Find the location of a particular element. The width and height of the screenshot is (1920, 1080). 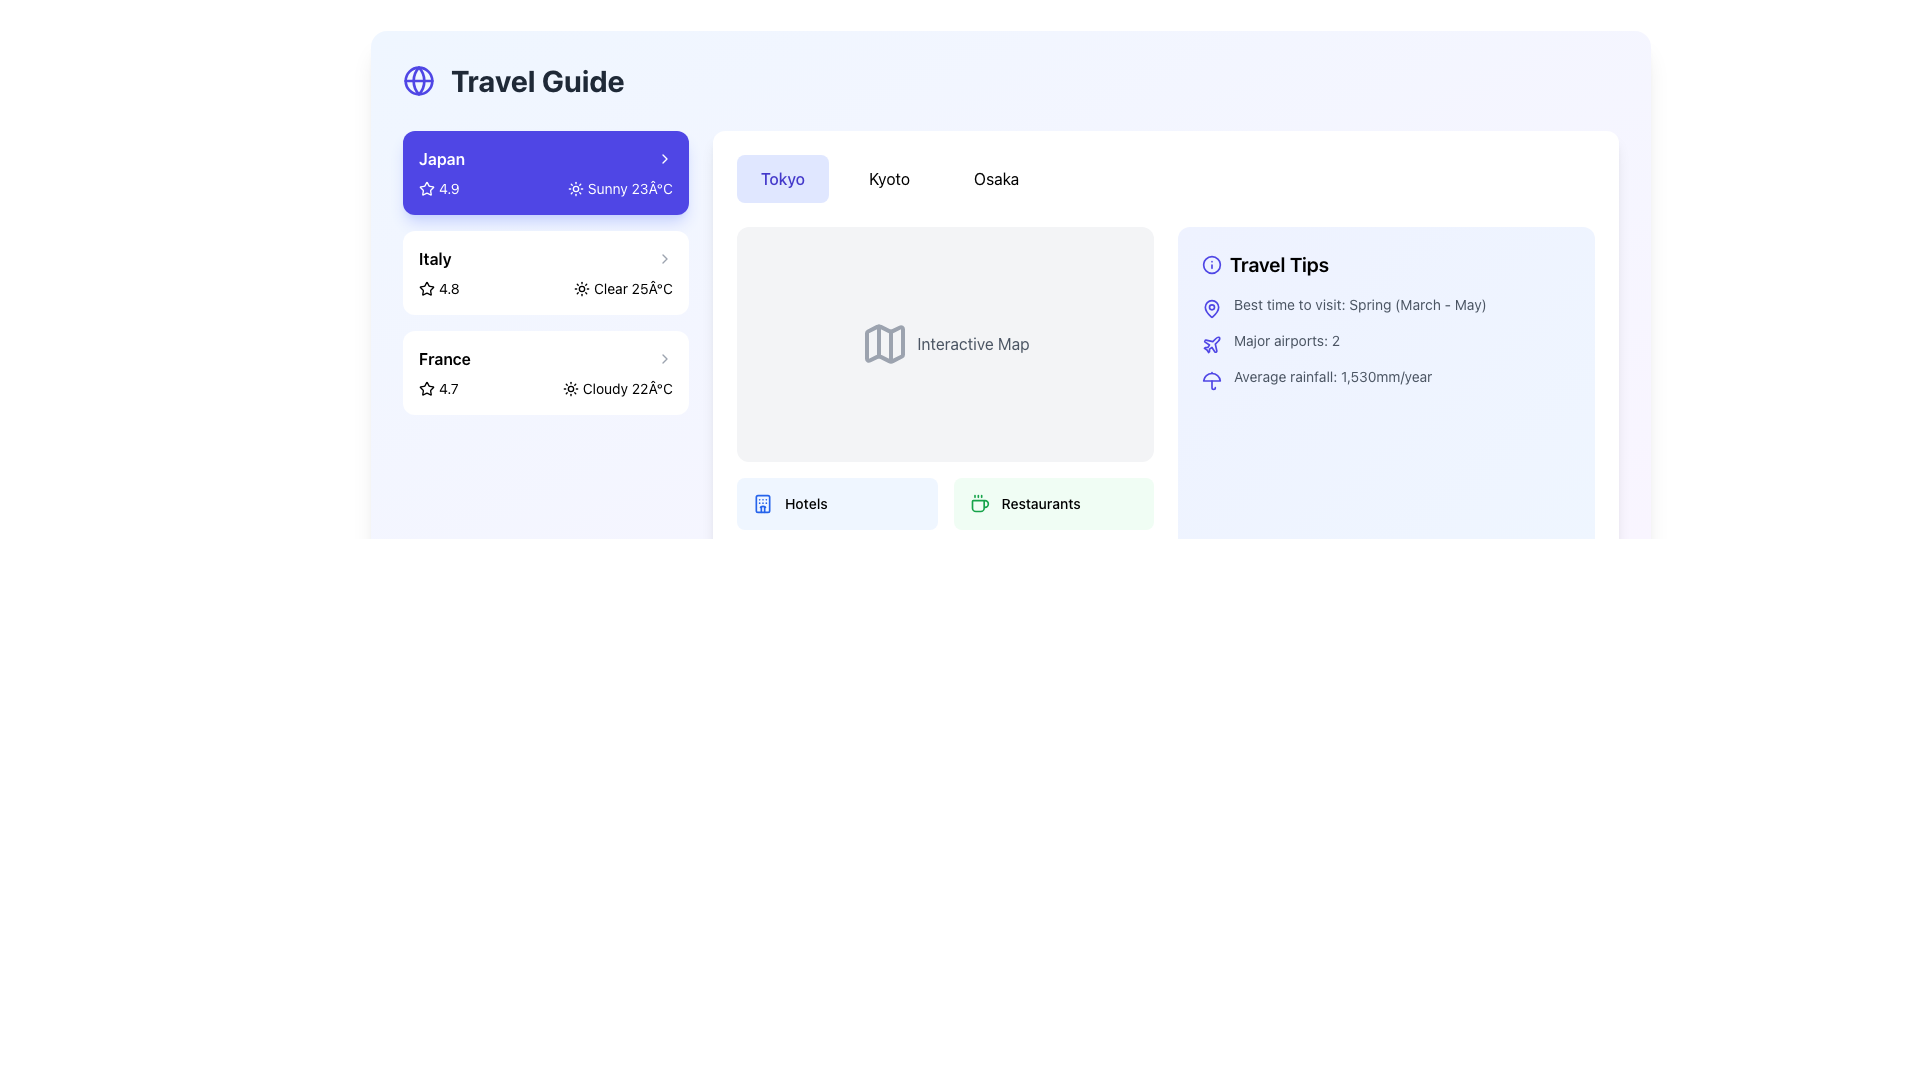

the weather condition label displaying 'Cloudy 22°C' with a sun icon, located in the 'France' list item in the left sidebar is located at coordinates (626, 389).